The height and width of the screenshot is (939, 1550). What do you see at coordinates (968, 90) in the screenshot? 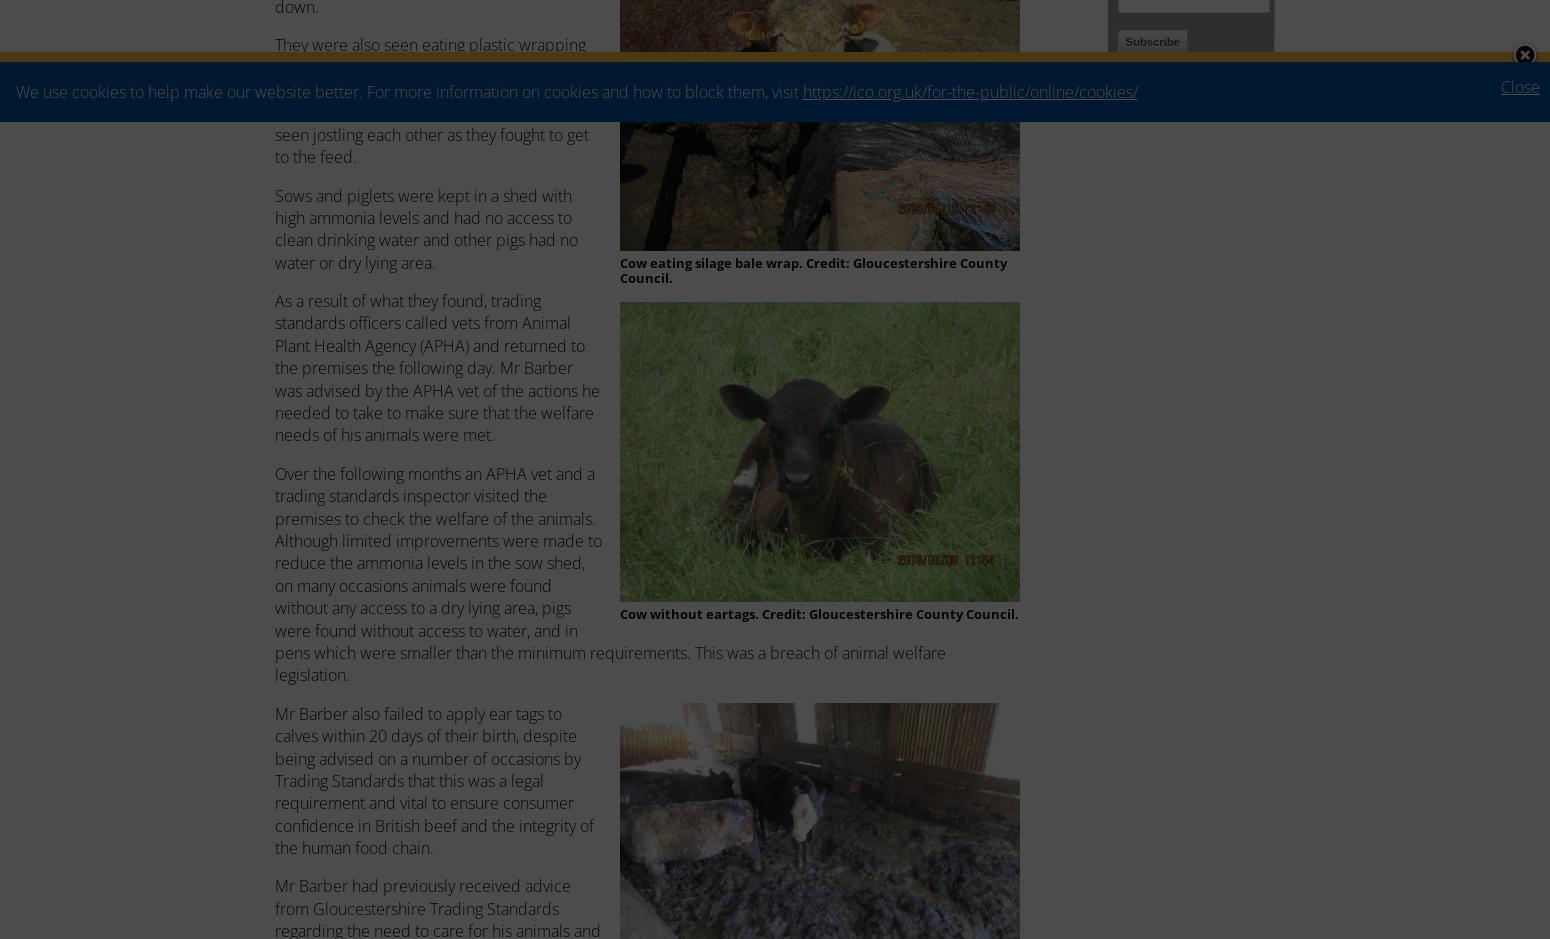
I see `'https://ico.org.uk/for-the-public/online/cookies/'` at bounding box center [968, 90].